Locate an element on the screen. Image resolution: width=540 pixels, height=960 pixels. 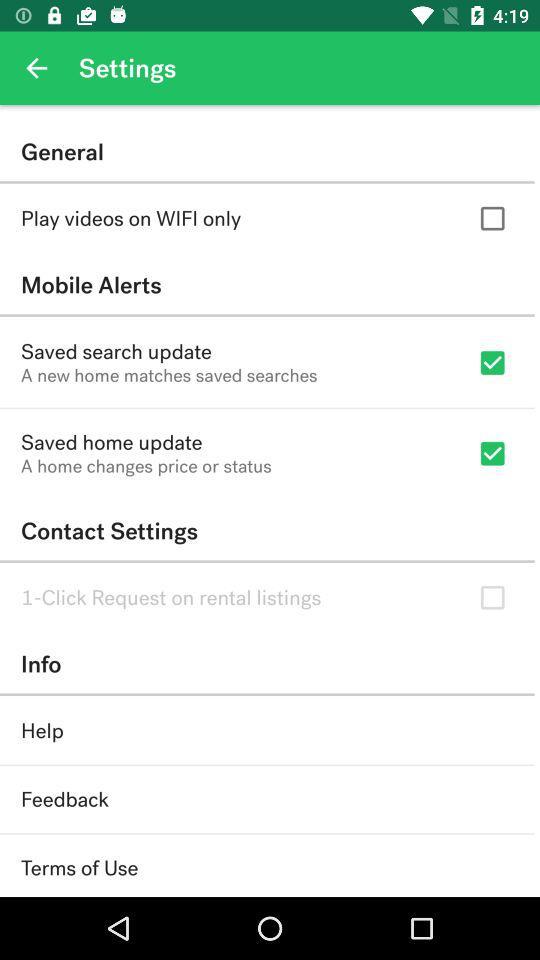
the info item is located at coordinates (267, 664).